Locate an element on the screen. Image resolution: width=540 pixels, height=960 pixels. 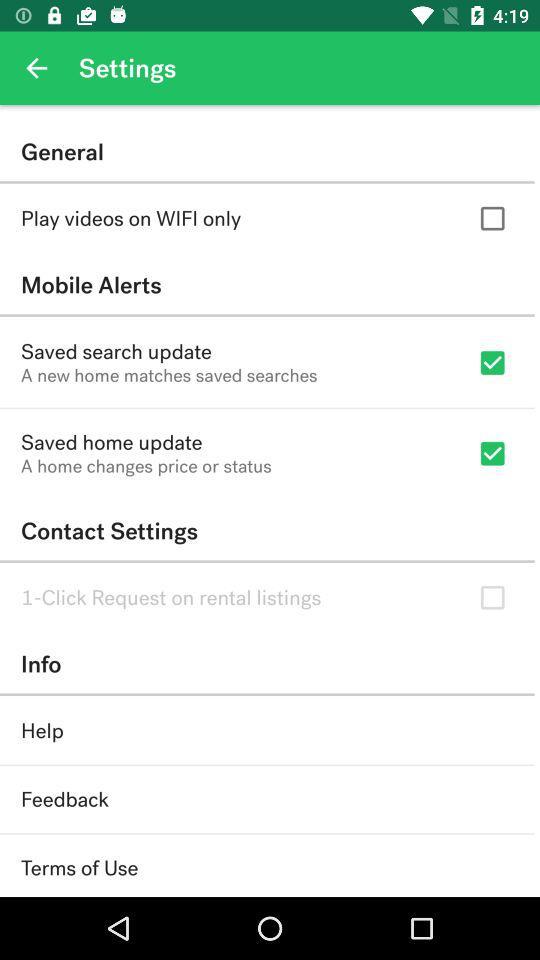
the info item is located at coordinates (267, 664).